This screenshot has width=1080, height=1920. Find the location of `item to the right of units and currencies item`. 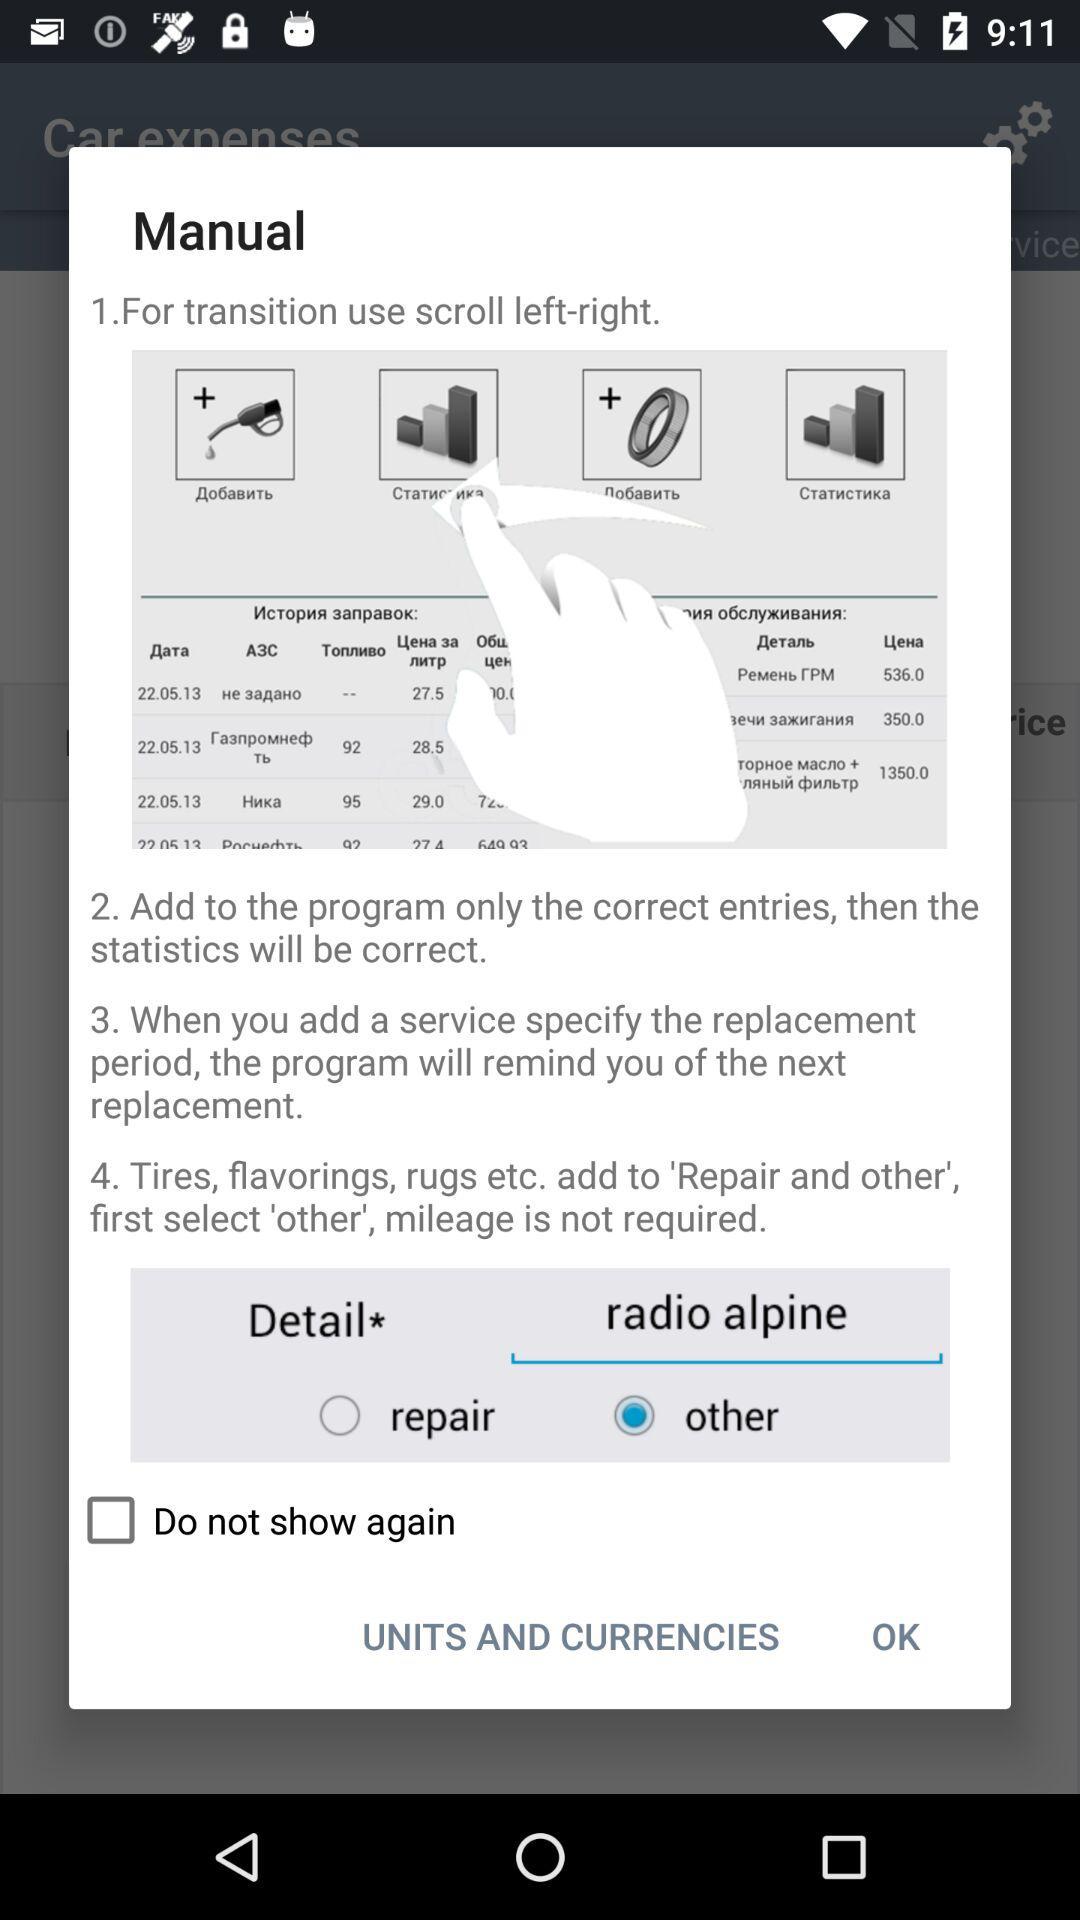

item to the right of units and currencies item is located at coordinates (894, 1635).